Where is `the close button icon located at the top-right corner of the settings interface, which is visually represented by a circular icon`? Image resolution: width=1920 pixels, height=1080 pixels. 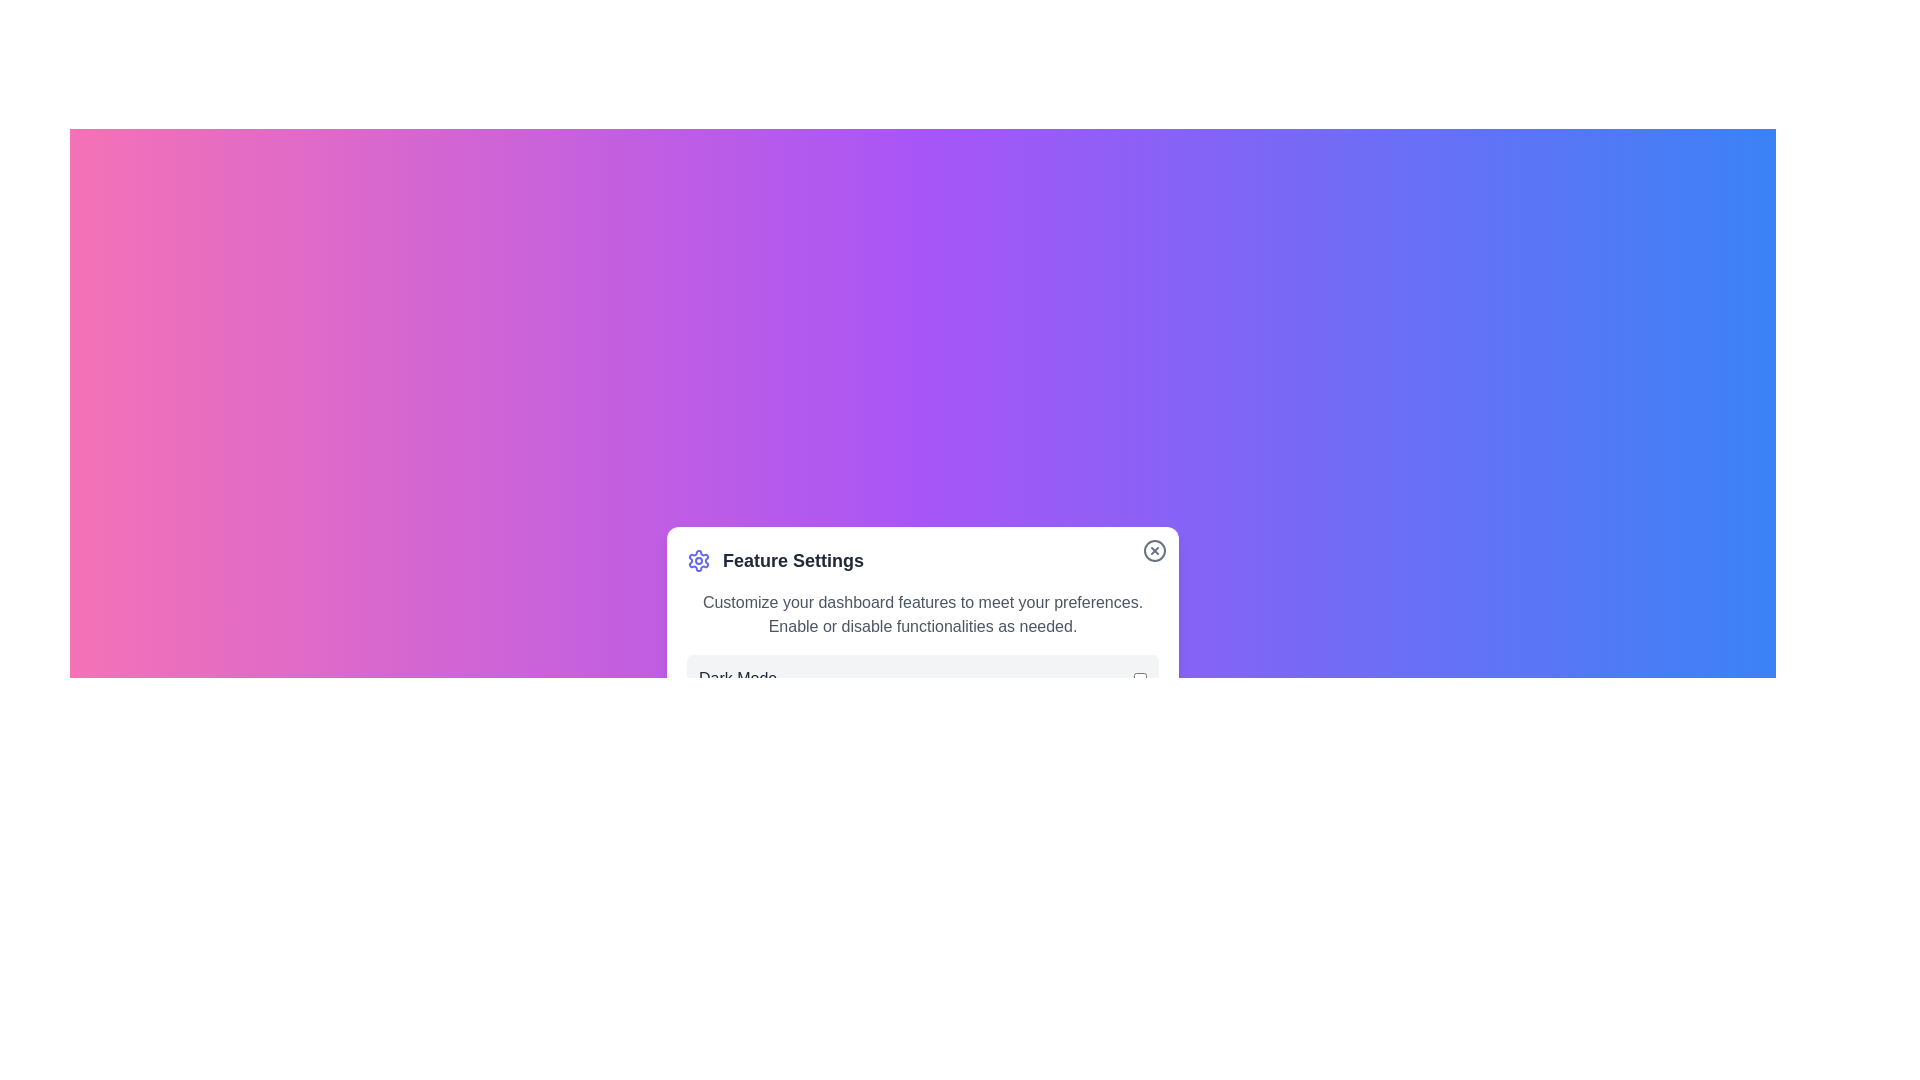 the close button icon located at the top-right corner of the settings interface, which is visually represented by a circular icon is located at coordinates (1155, 551).